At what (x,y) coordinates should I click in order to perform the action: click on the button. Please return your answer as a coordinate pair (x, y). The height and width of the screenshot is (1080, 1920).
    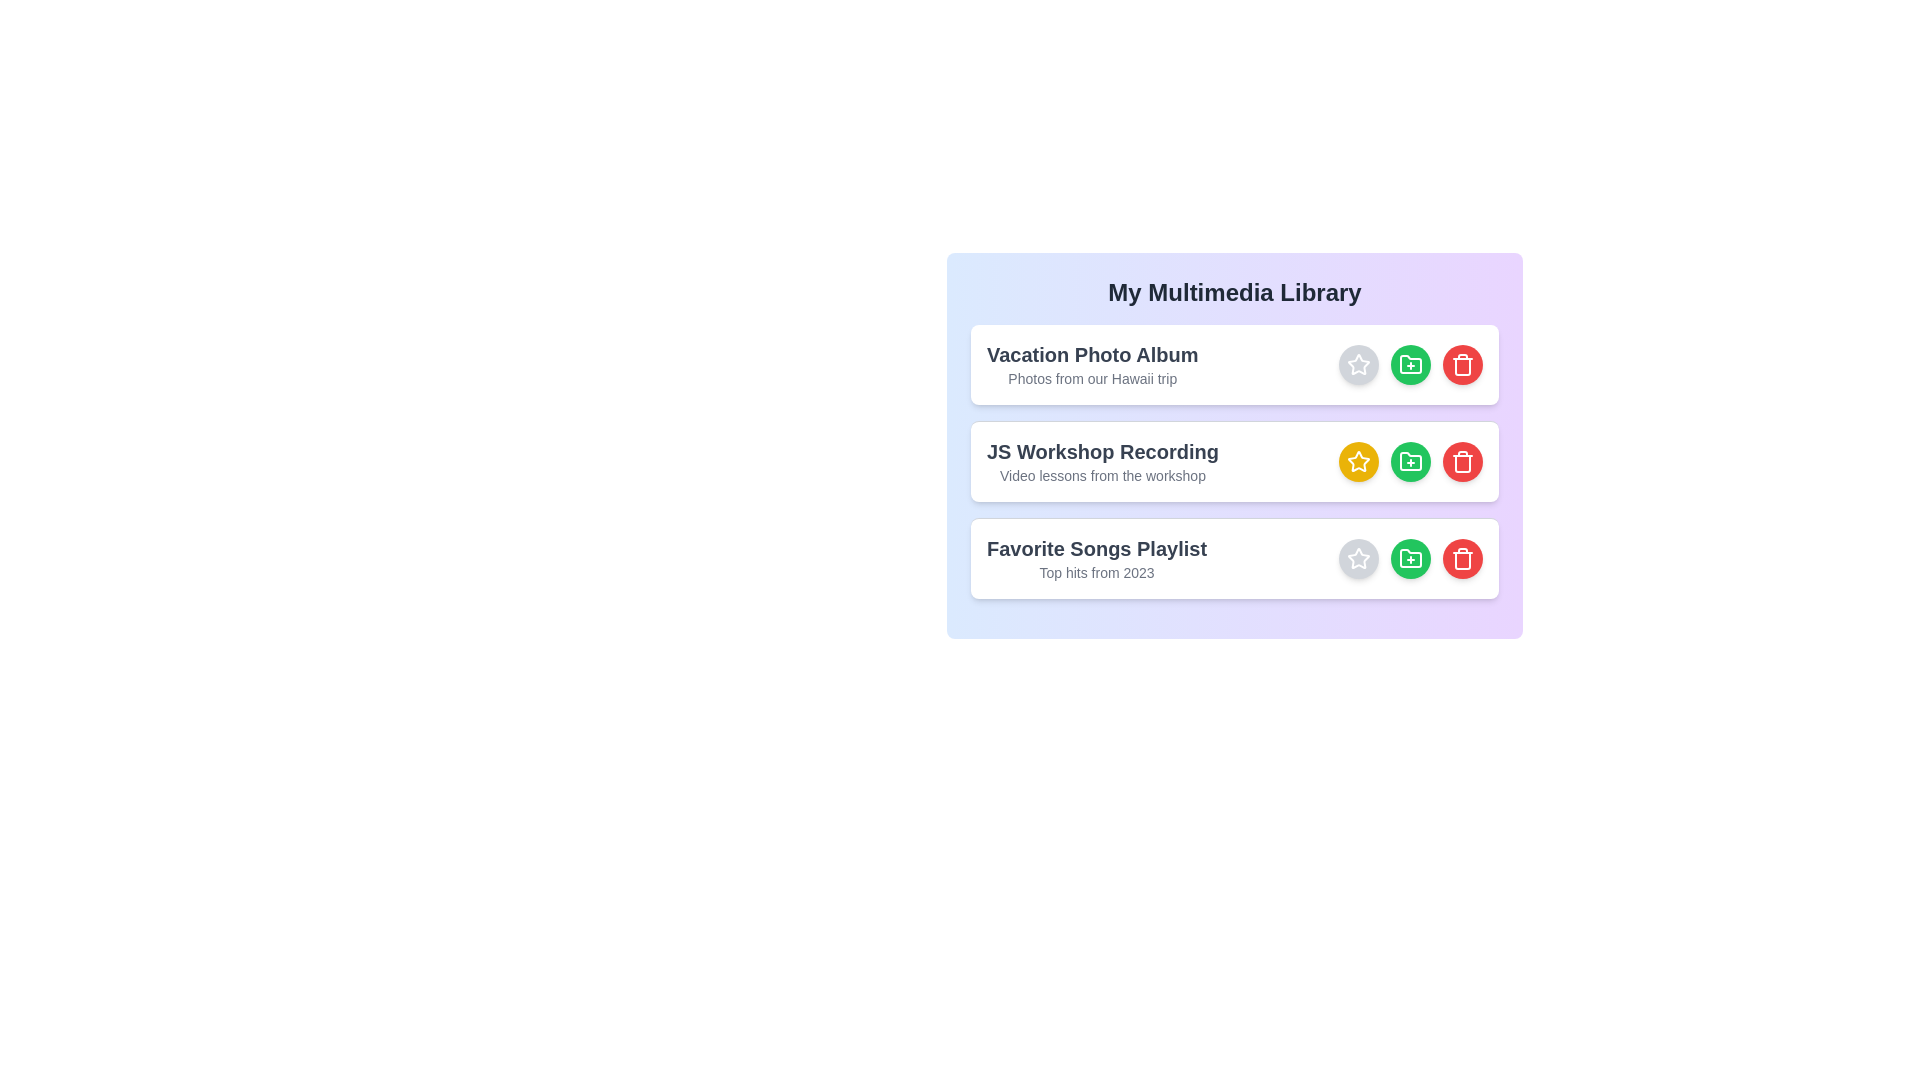
    Looking at the image, I should click on (1410, 462).